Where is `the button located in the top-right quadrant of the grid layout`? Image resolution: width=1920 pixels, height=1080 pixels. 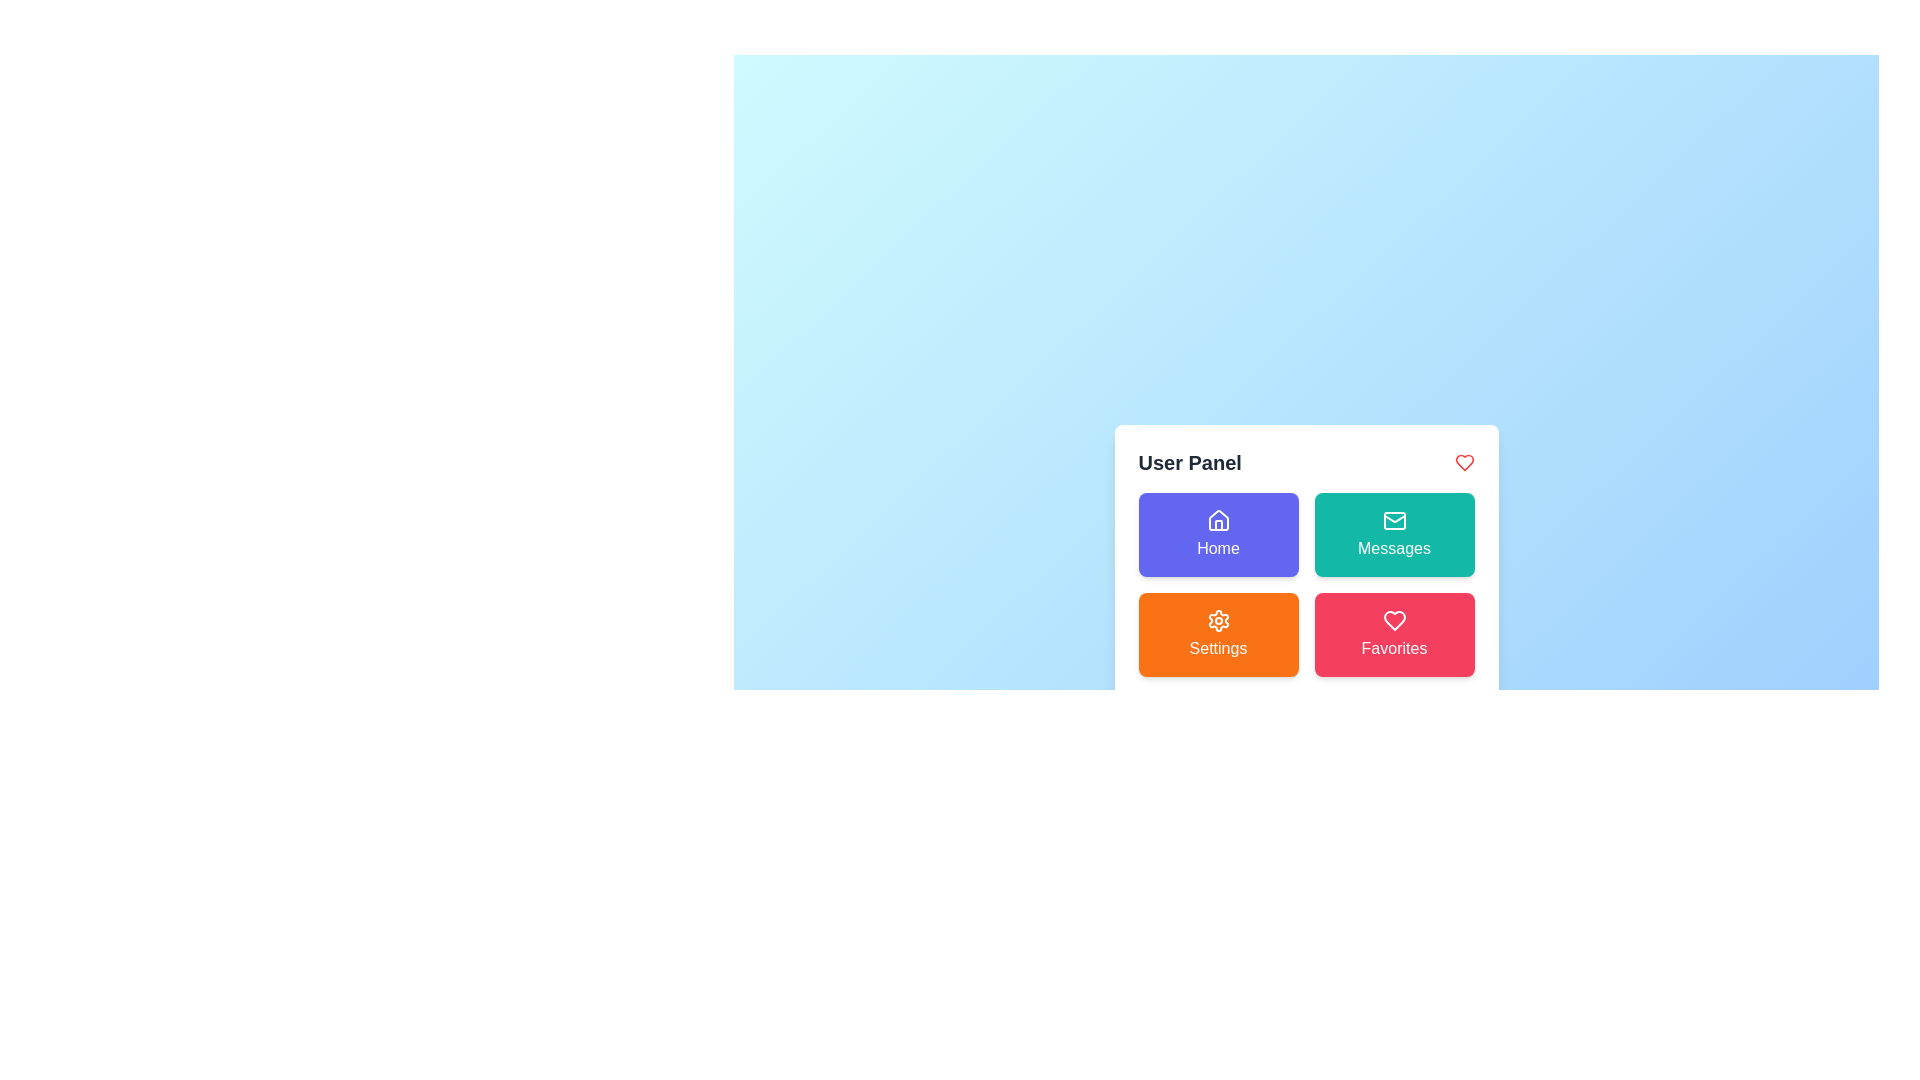
the button located in the top-right quadrant of the grid layout is located at coordinates (1393, 534).